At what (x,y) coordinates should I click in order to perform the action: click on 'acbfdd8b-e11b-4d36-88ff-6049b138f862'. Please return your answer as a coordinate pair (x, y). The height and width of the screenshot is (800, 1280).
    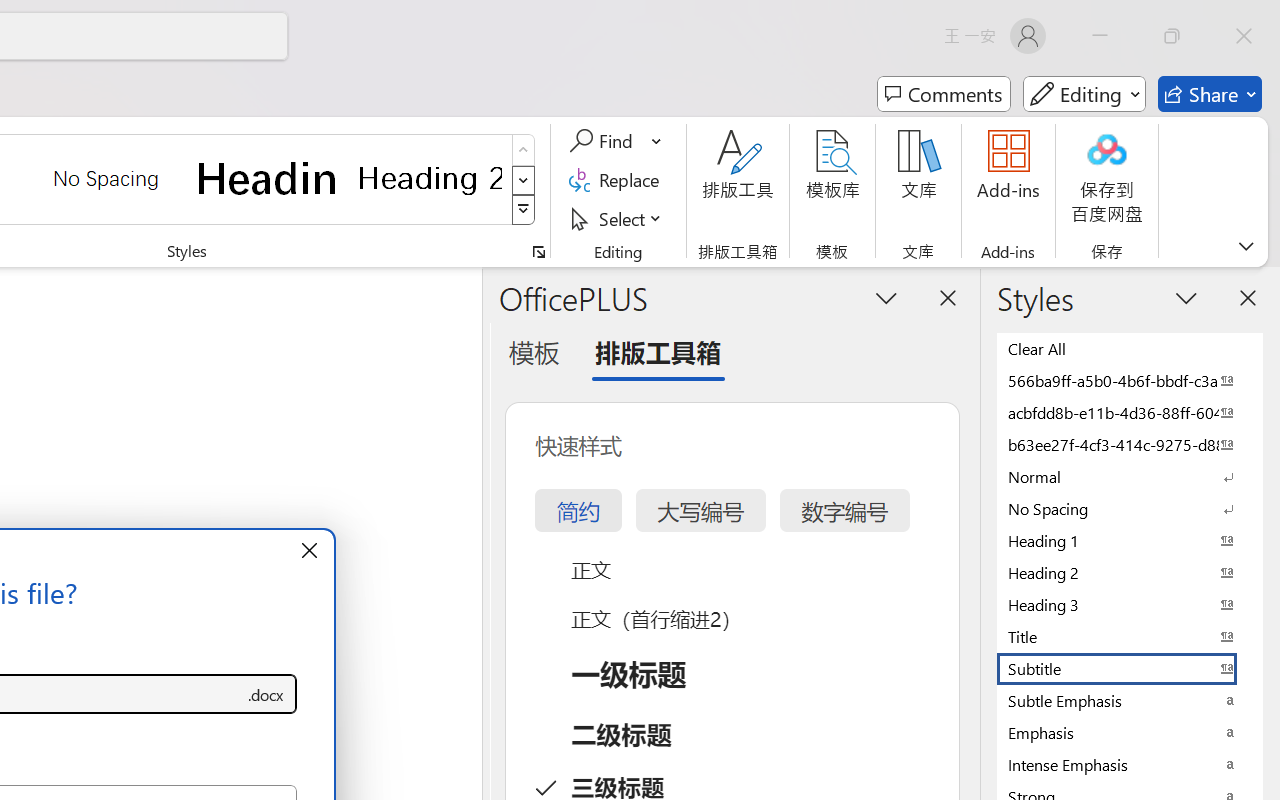
    Looking at the image, I should click on (1130, 412).